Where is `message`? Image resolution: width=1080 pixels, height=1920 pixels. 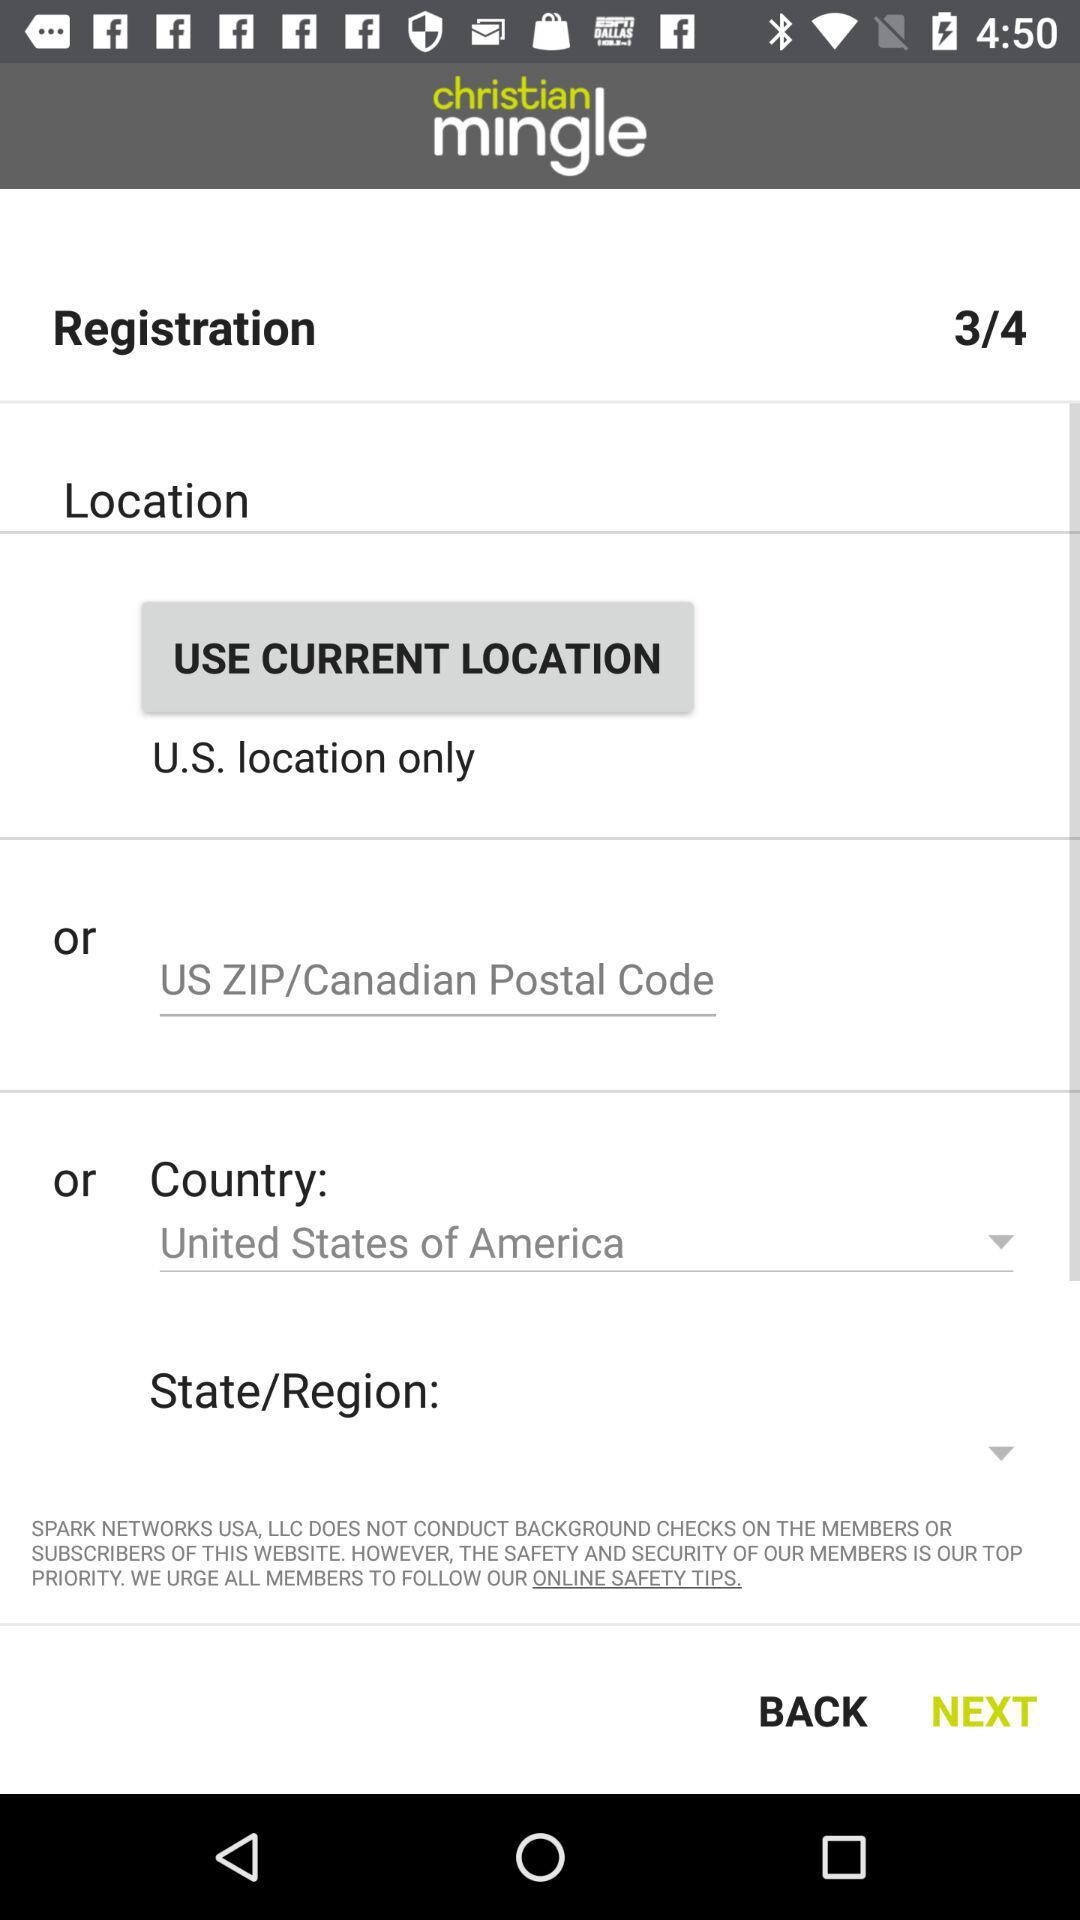
message is located at coordinates (437, 981).